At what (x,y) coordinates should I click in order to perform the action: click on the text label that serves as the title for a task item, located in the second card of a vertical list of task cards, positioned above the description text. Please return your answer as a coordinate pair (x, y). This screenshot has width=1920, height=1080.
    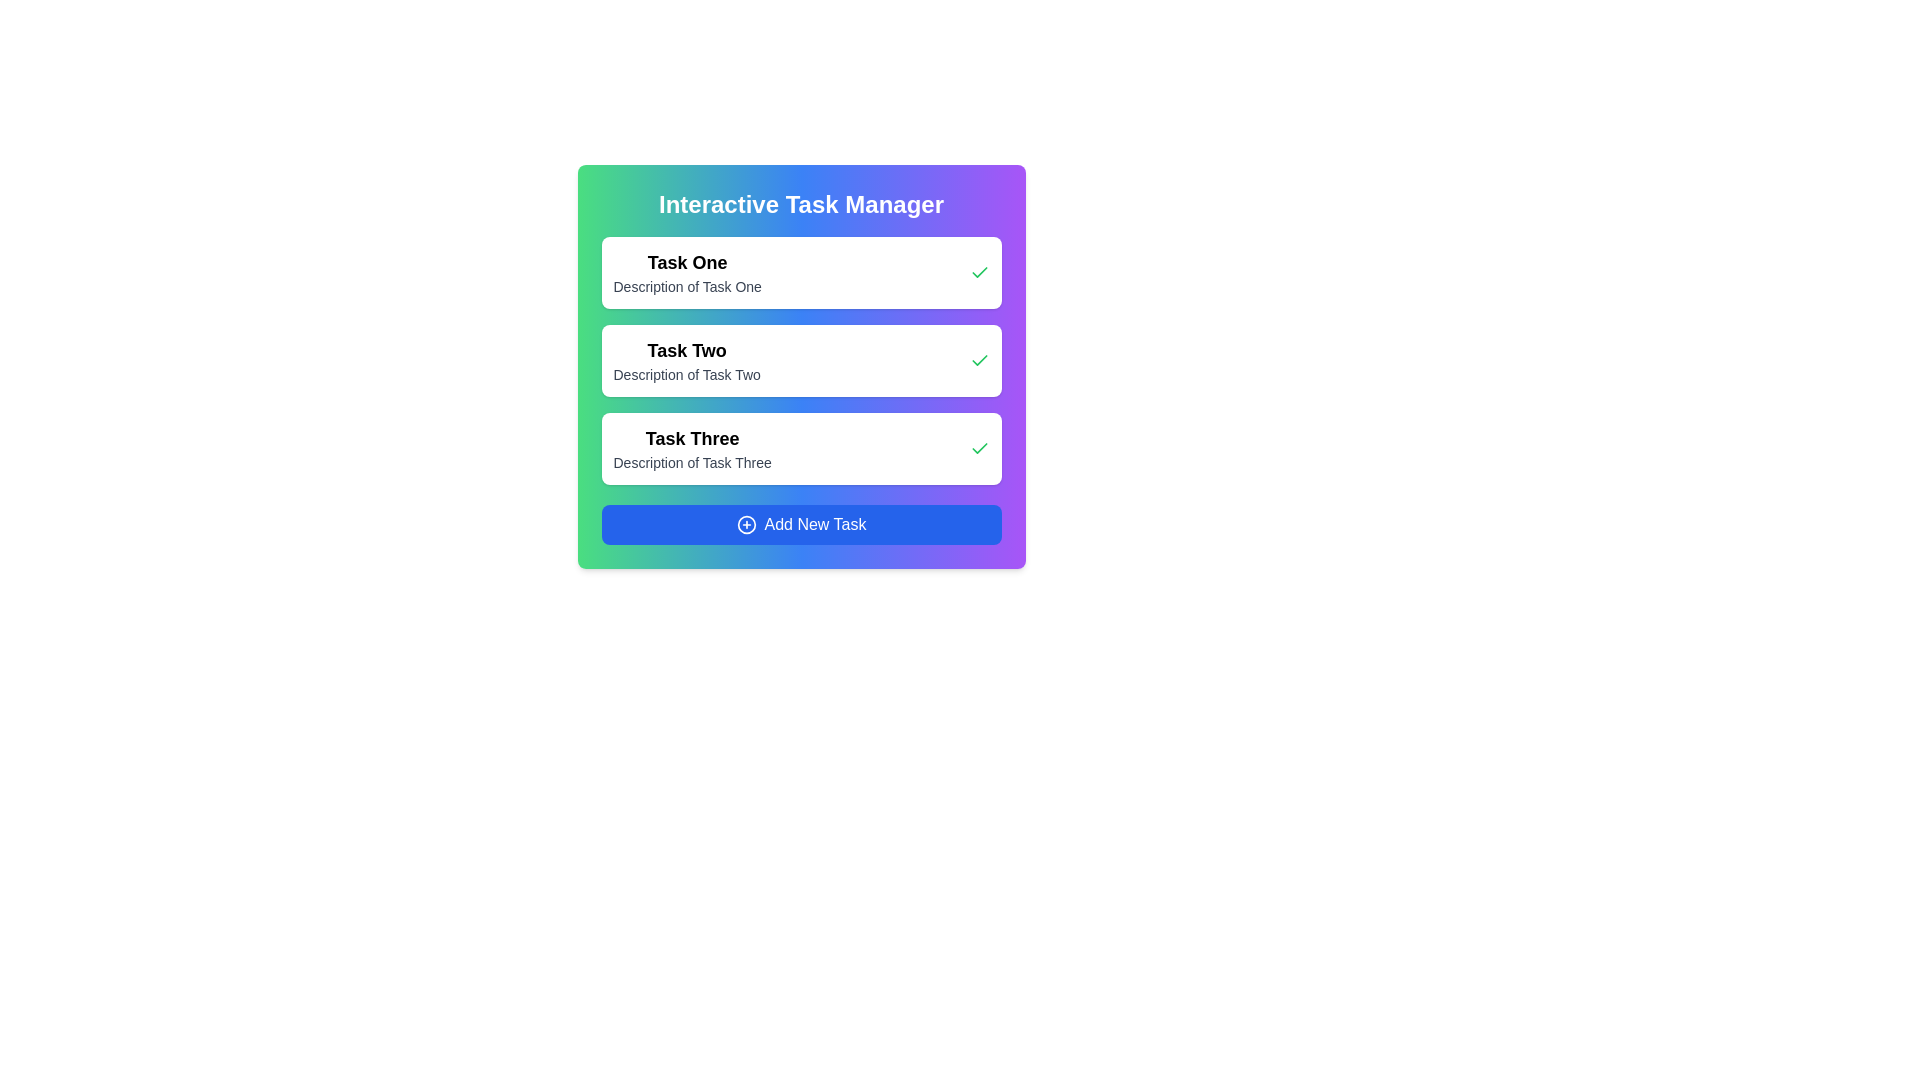
    Looking at the image, I should click on (687, 350).